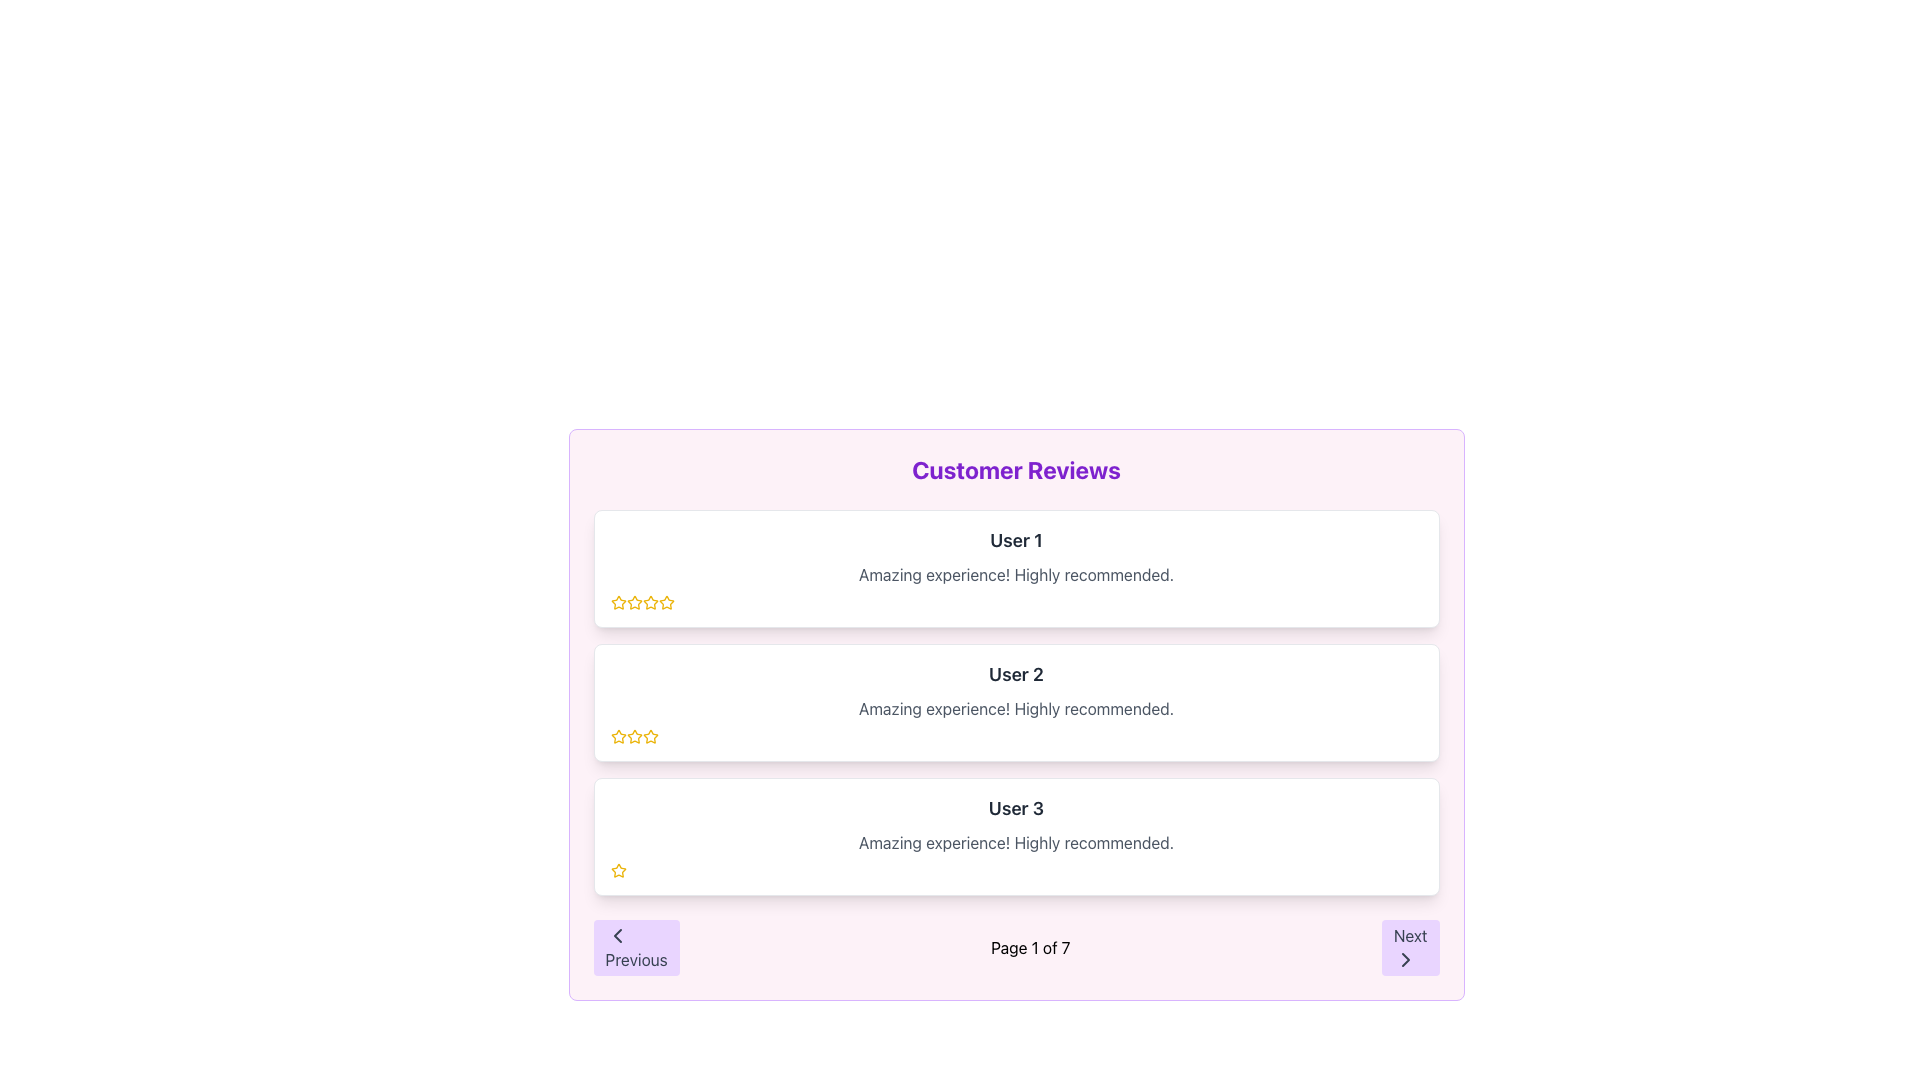 The image size is (1920, 1080). What do you see at coordinates (633, 736) in the screenshot?
I see `the second star icon in the 5-star rating system for 'User 2', which visually indicates the review score` at bounding box center [633, 736].